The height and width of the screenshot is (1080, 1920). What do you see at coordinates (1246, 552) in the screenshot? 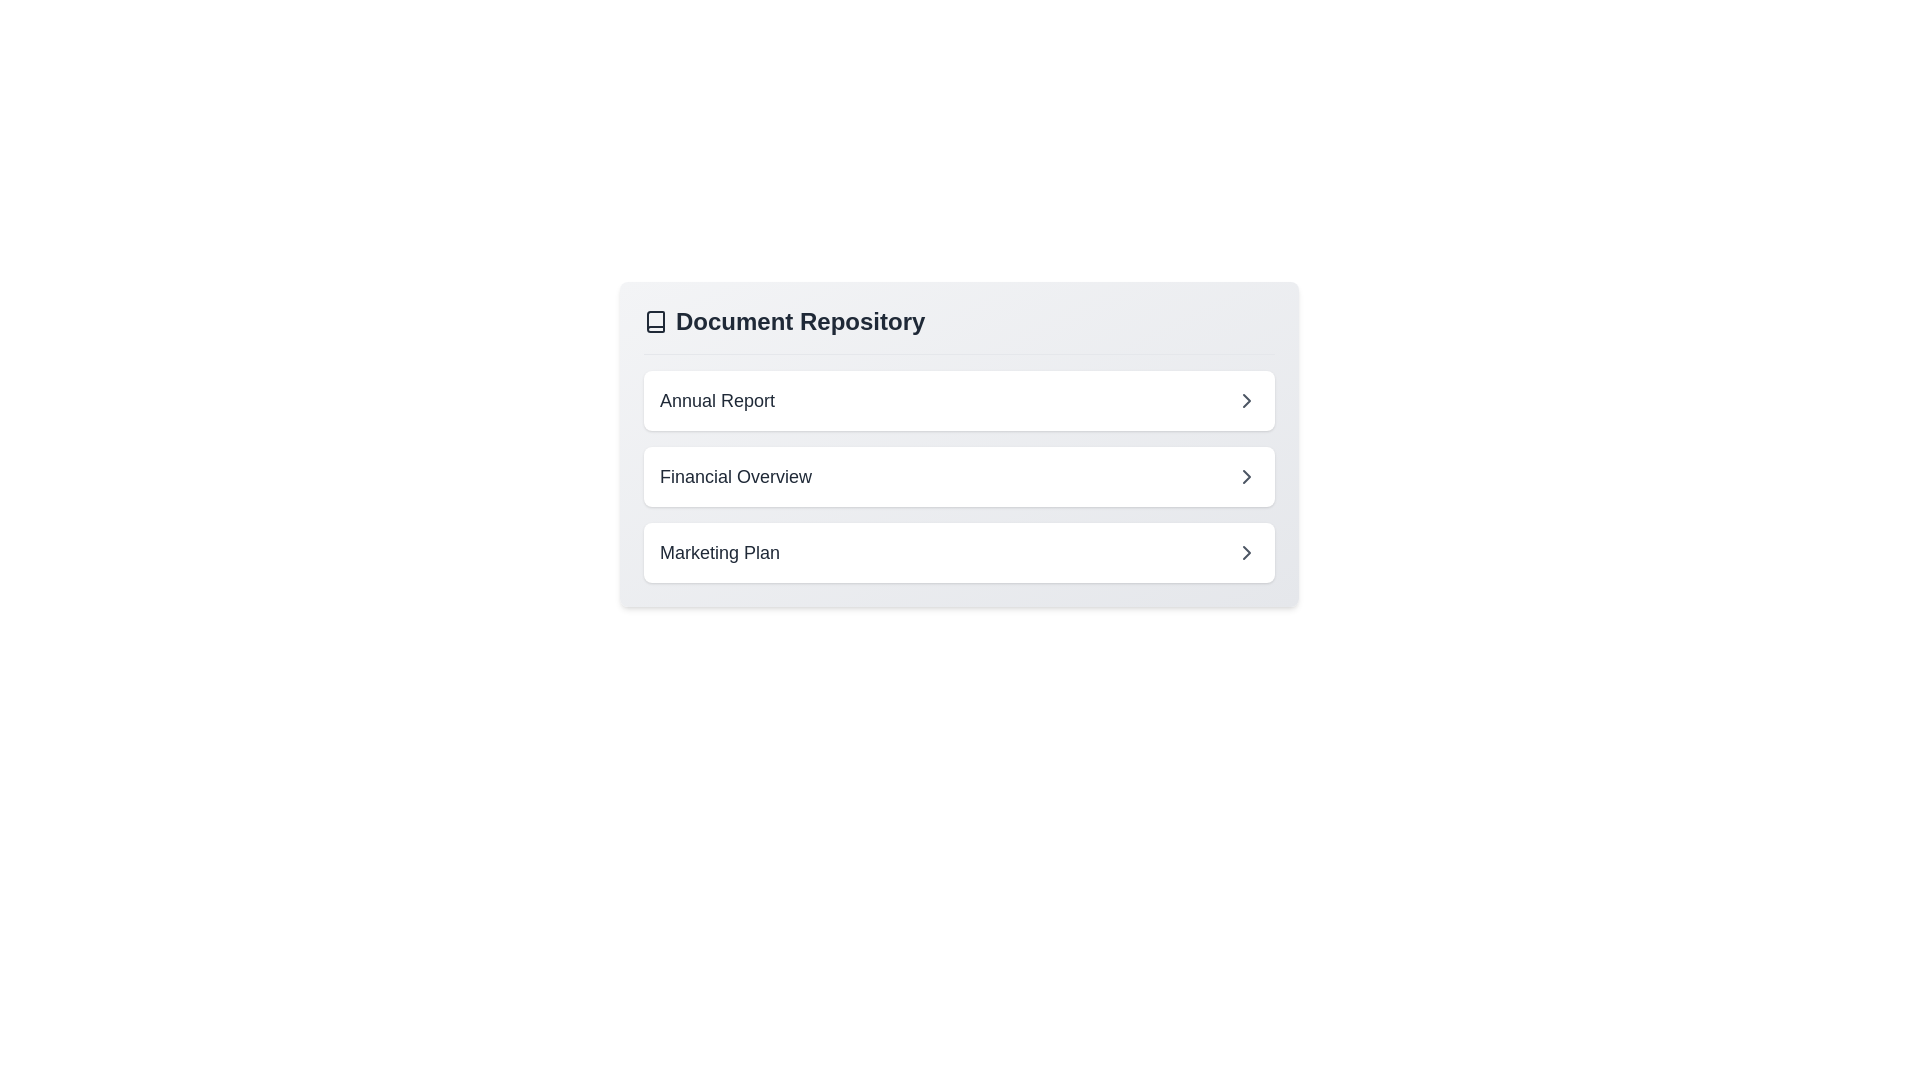
I see `the right-pointing chevron navigation icon located to the far right of the 'Marketing Plan' list item in the 'Document Repository' section` at bounding box center [1246, 552].